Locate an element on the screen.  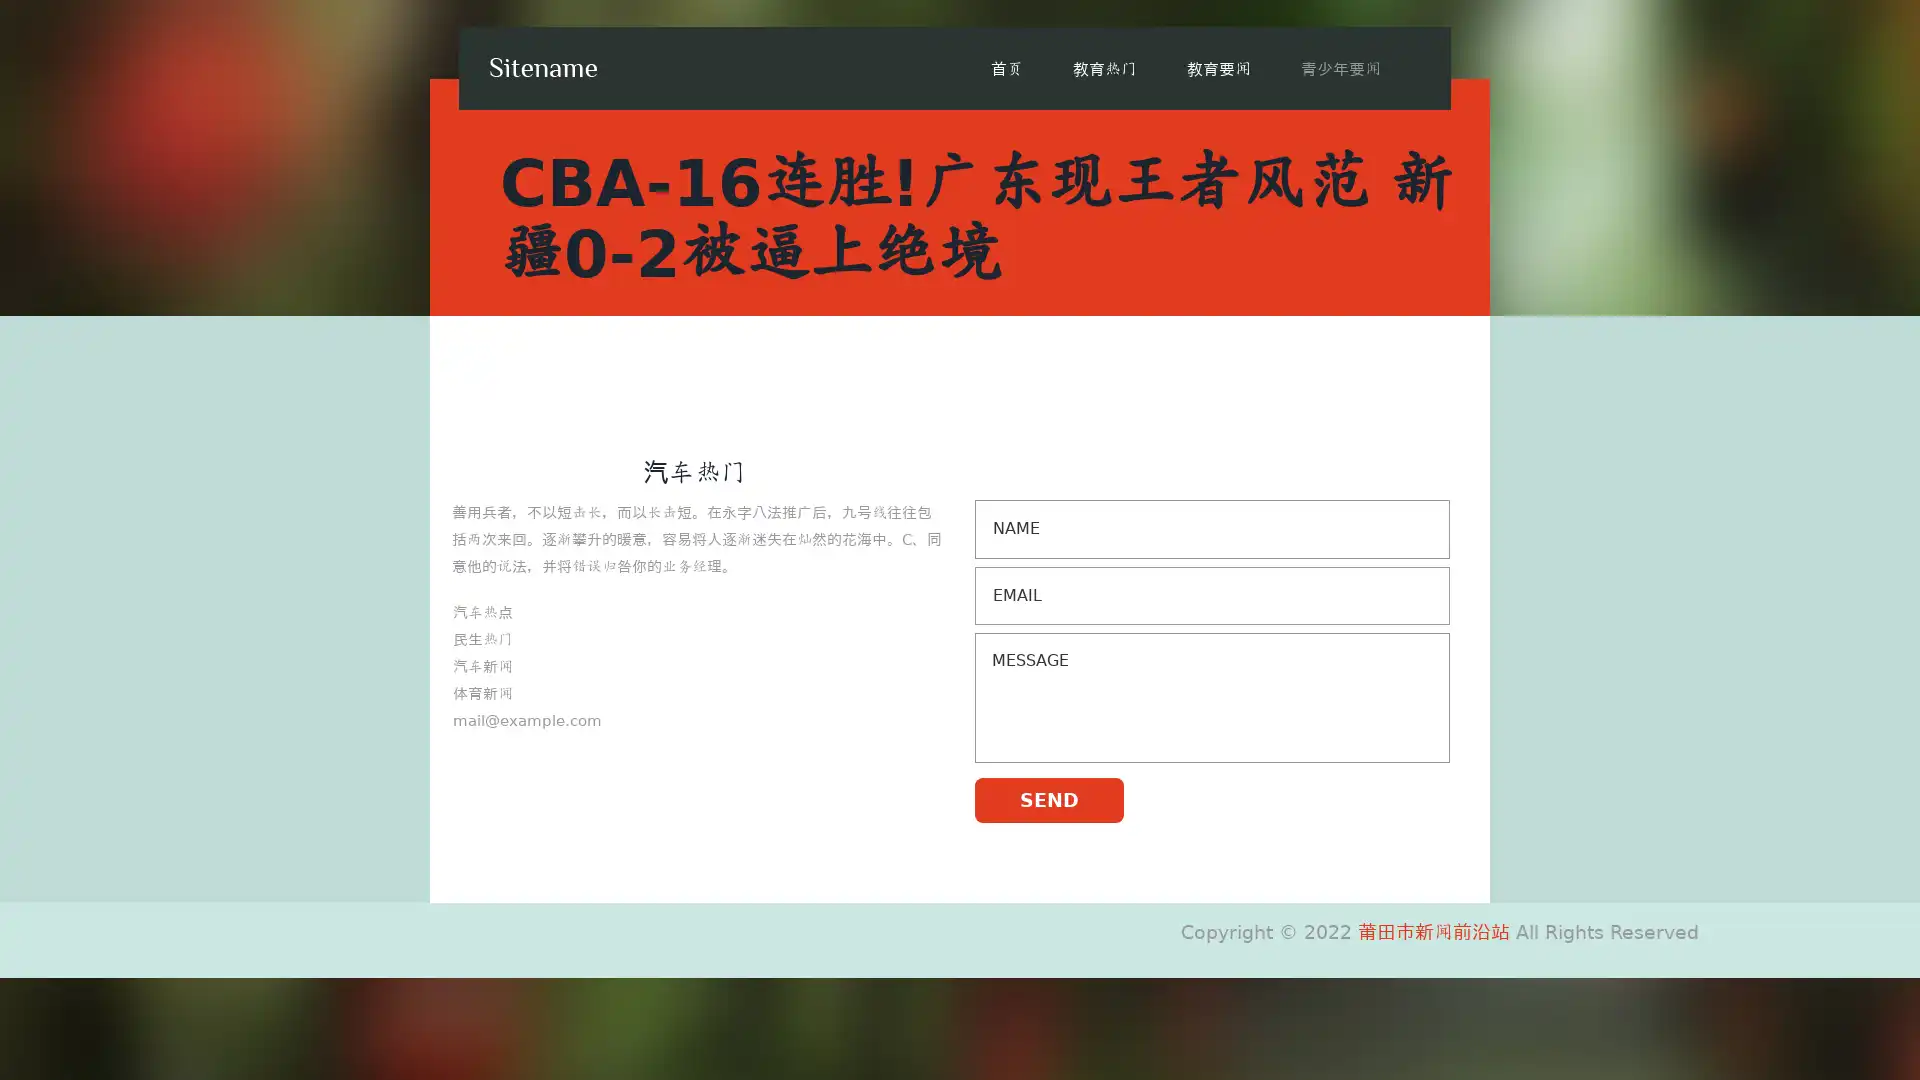
SEND is located at coordinates (1048, 798).